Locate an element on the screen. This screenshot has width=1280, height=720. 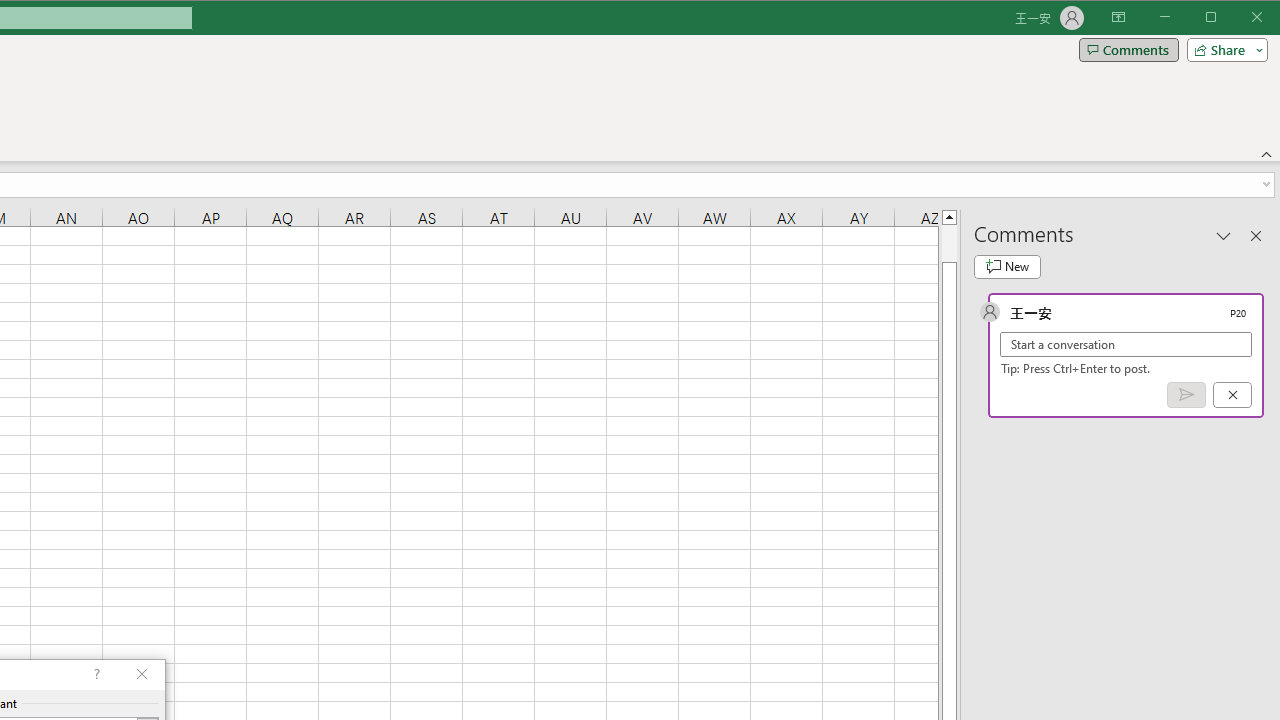
'Line up' is located at coordinates (948, 216).